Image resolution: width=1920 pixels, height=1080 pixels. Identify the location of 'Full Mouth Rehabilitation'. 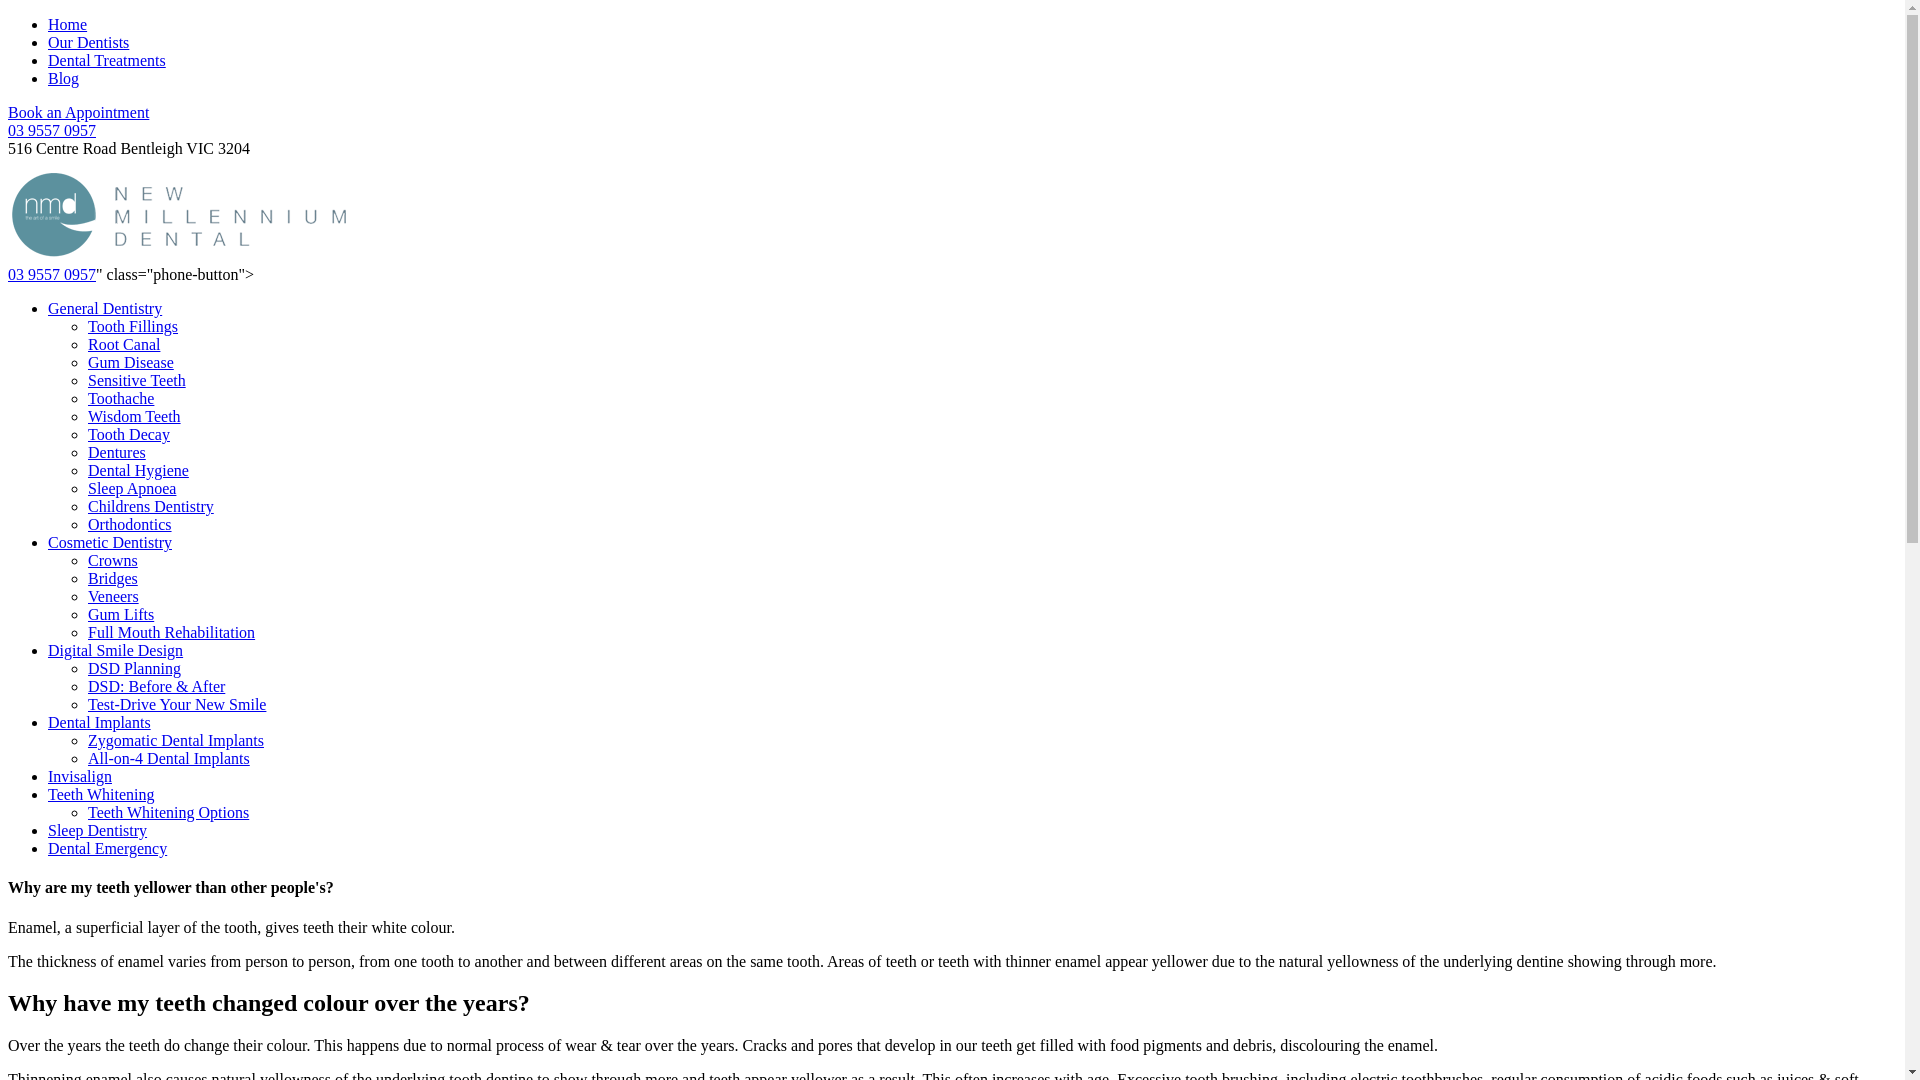
(171, 632).